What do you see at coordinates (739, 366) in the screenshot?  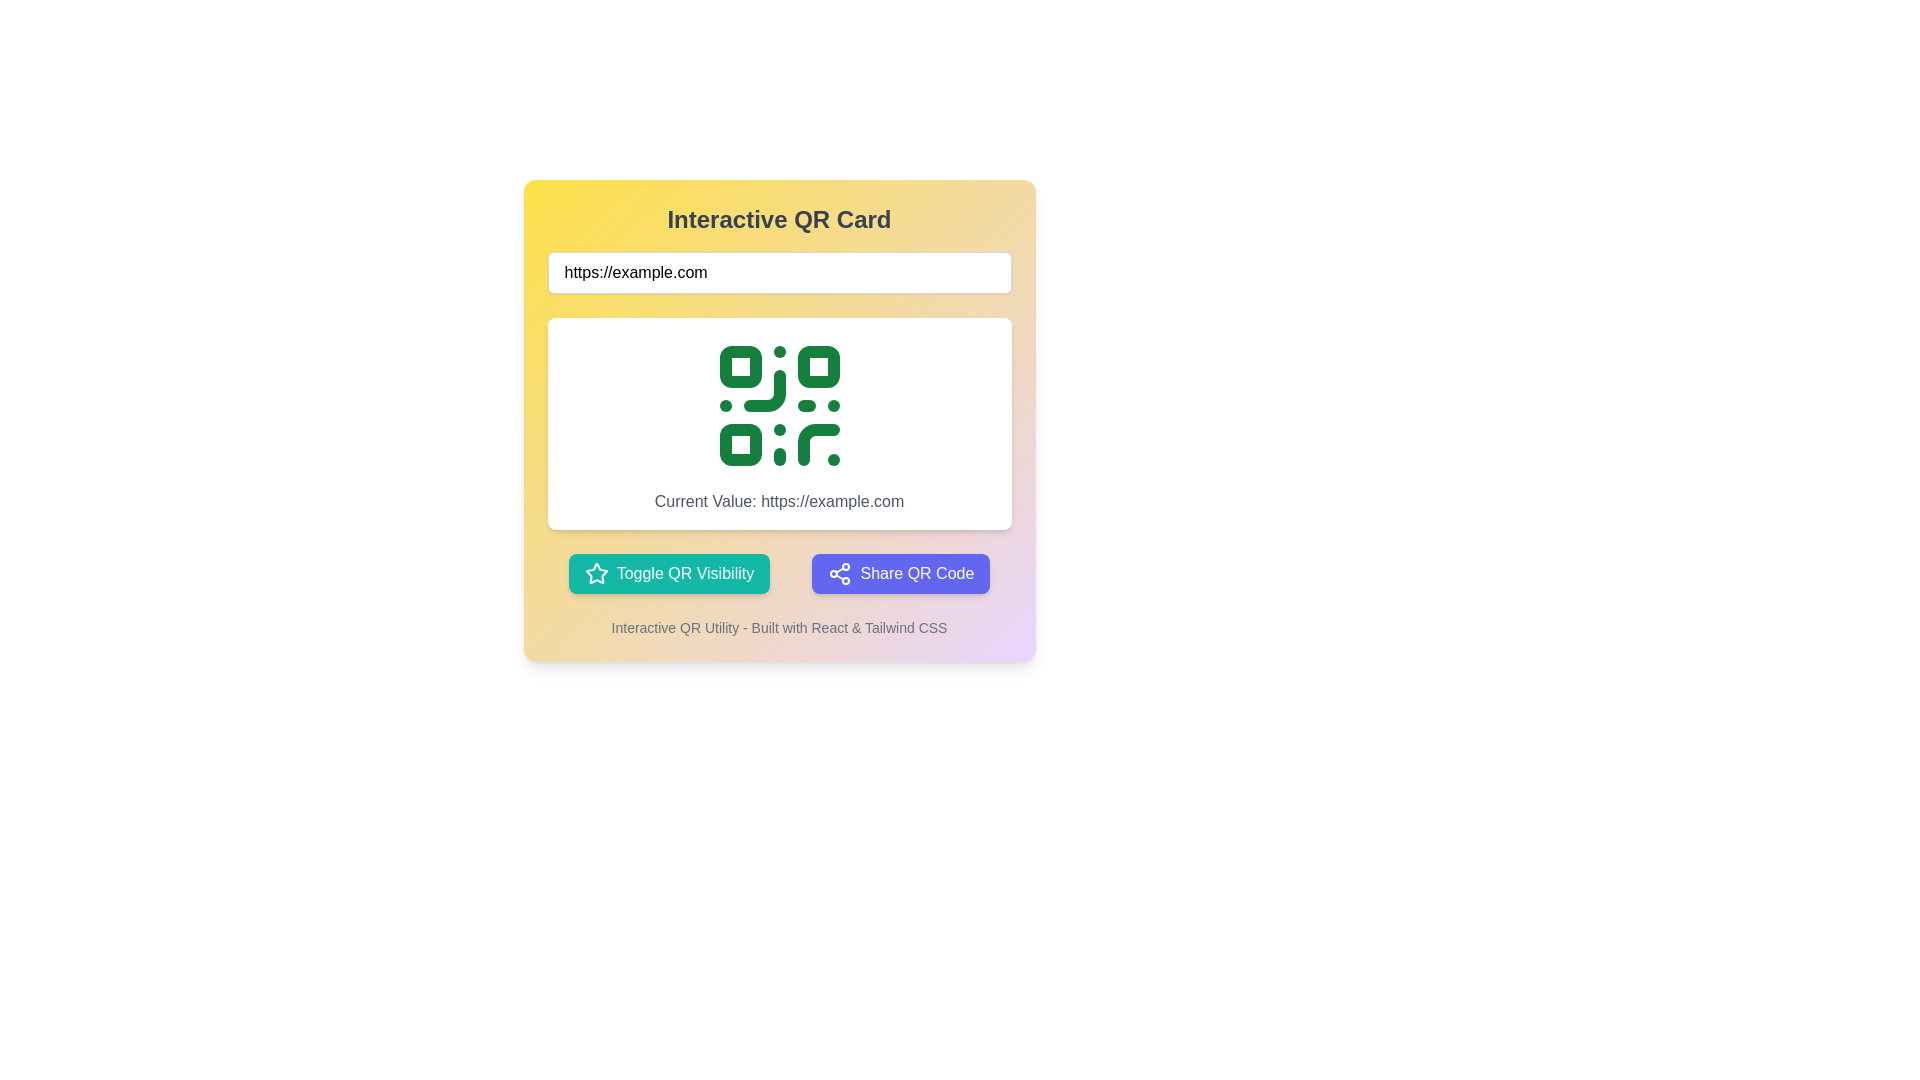 I see `the first small rounded square in the top-left part of the QR code graphic, which contributes to its visual identity` at bounding box center [739, 366].